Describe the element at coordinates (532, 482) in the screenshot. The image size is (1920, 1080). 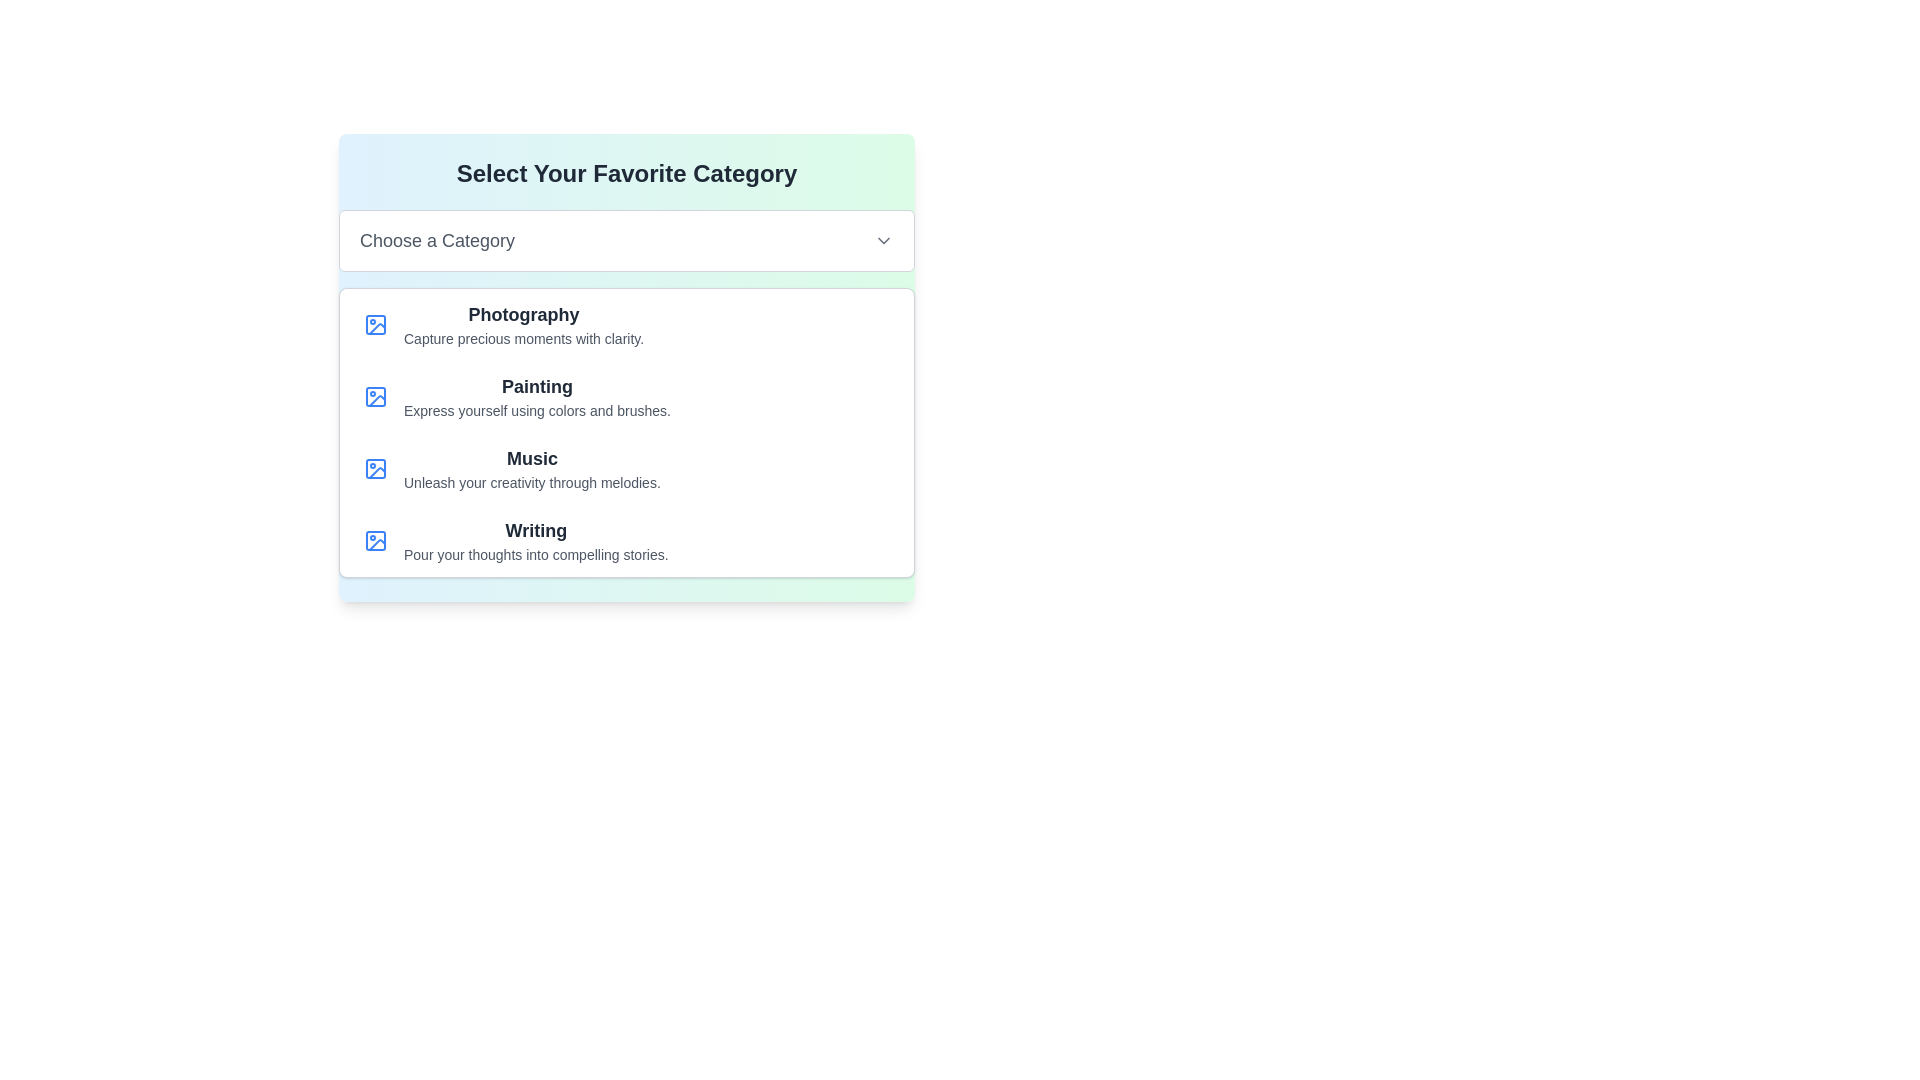
I see `the Text label that describes the 'Music' category in the selection list, located directly beneath the 'Music' heading` at that location.